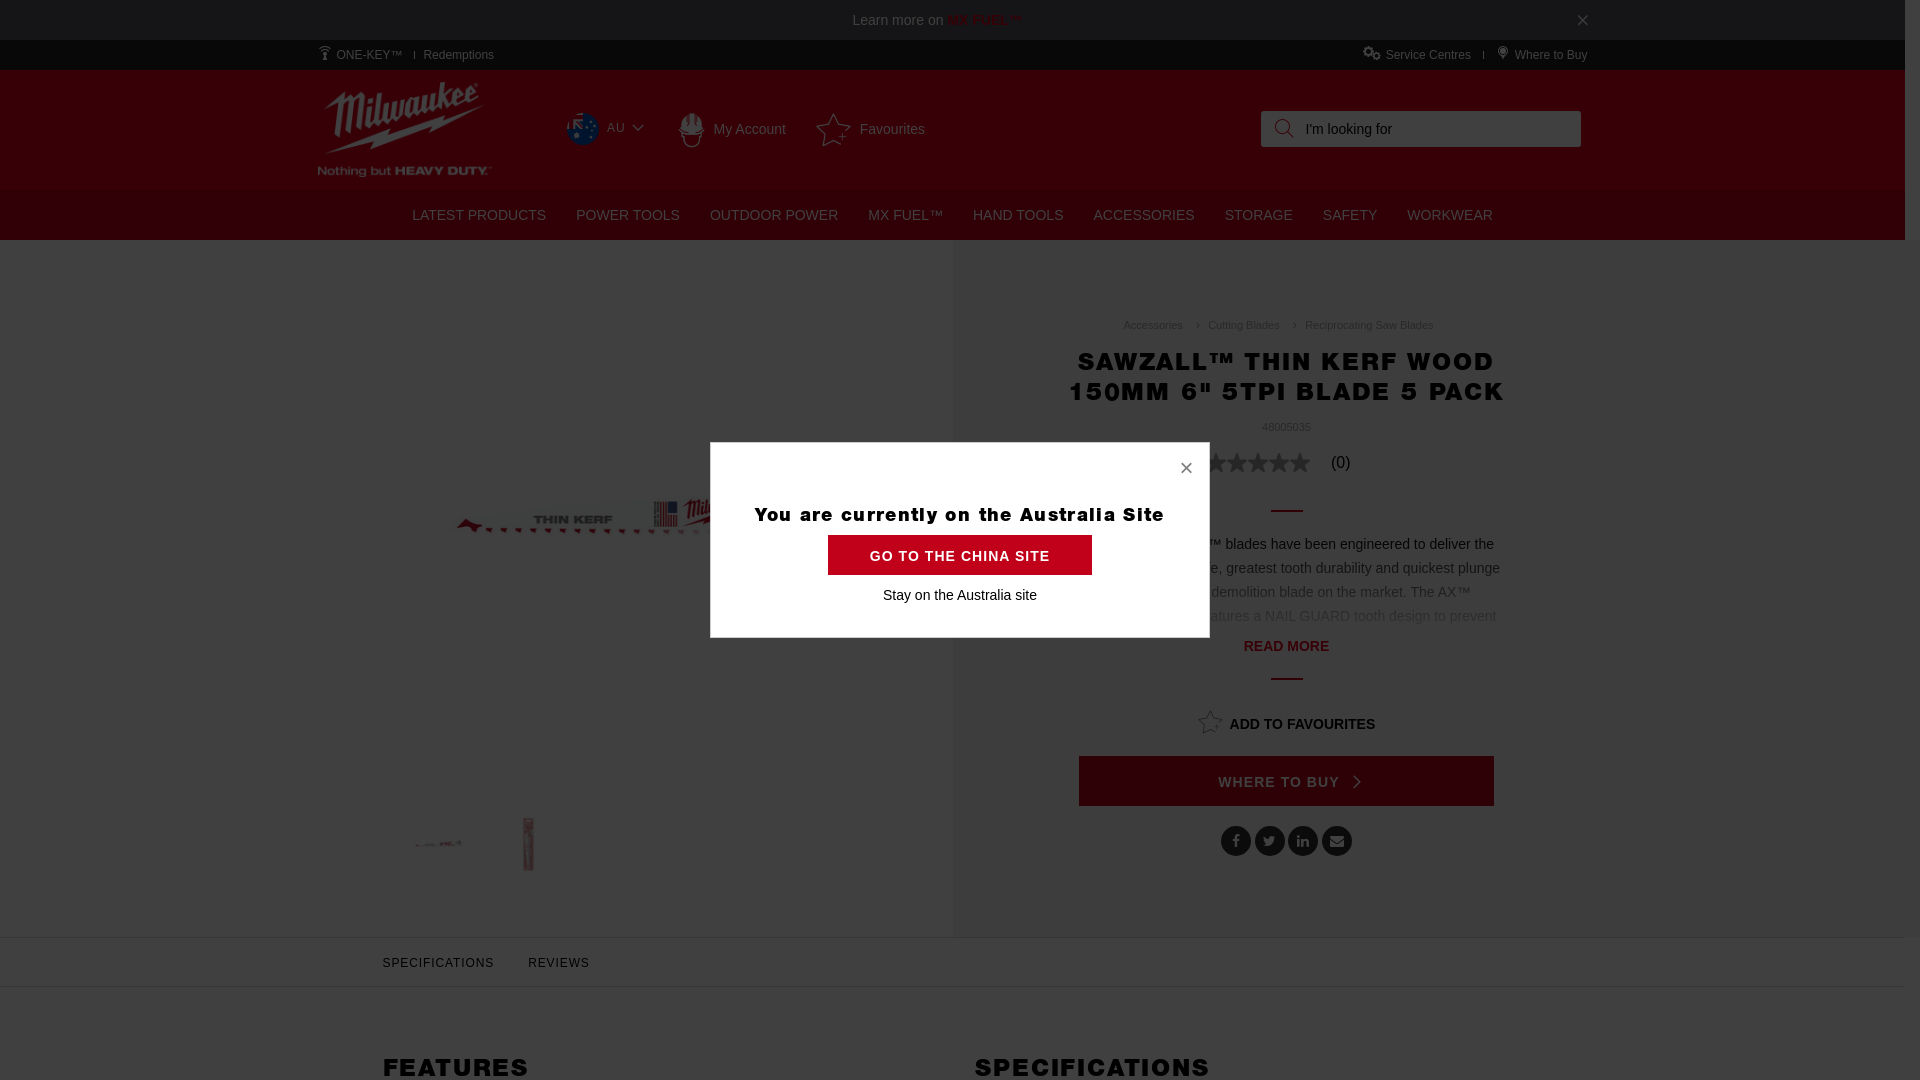  I want to click on 'SPECIFICATIONS', so click(437, 962).